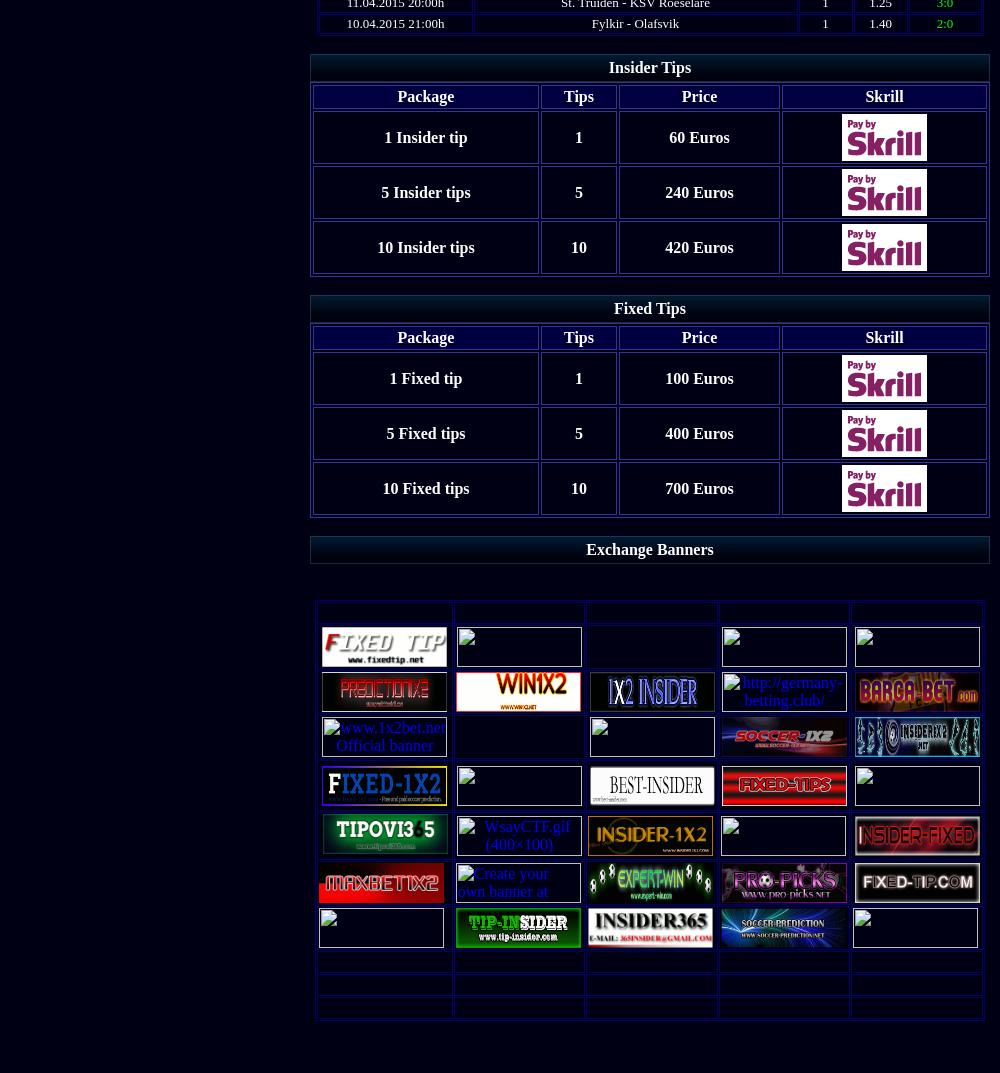  Describe the element at coordinates (936, 22) in the screenshot. I see `'2:0'` at that location.